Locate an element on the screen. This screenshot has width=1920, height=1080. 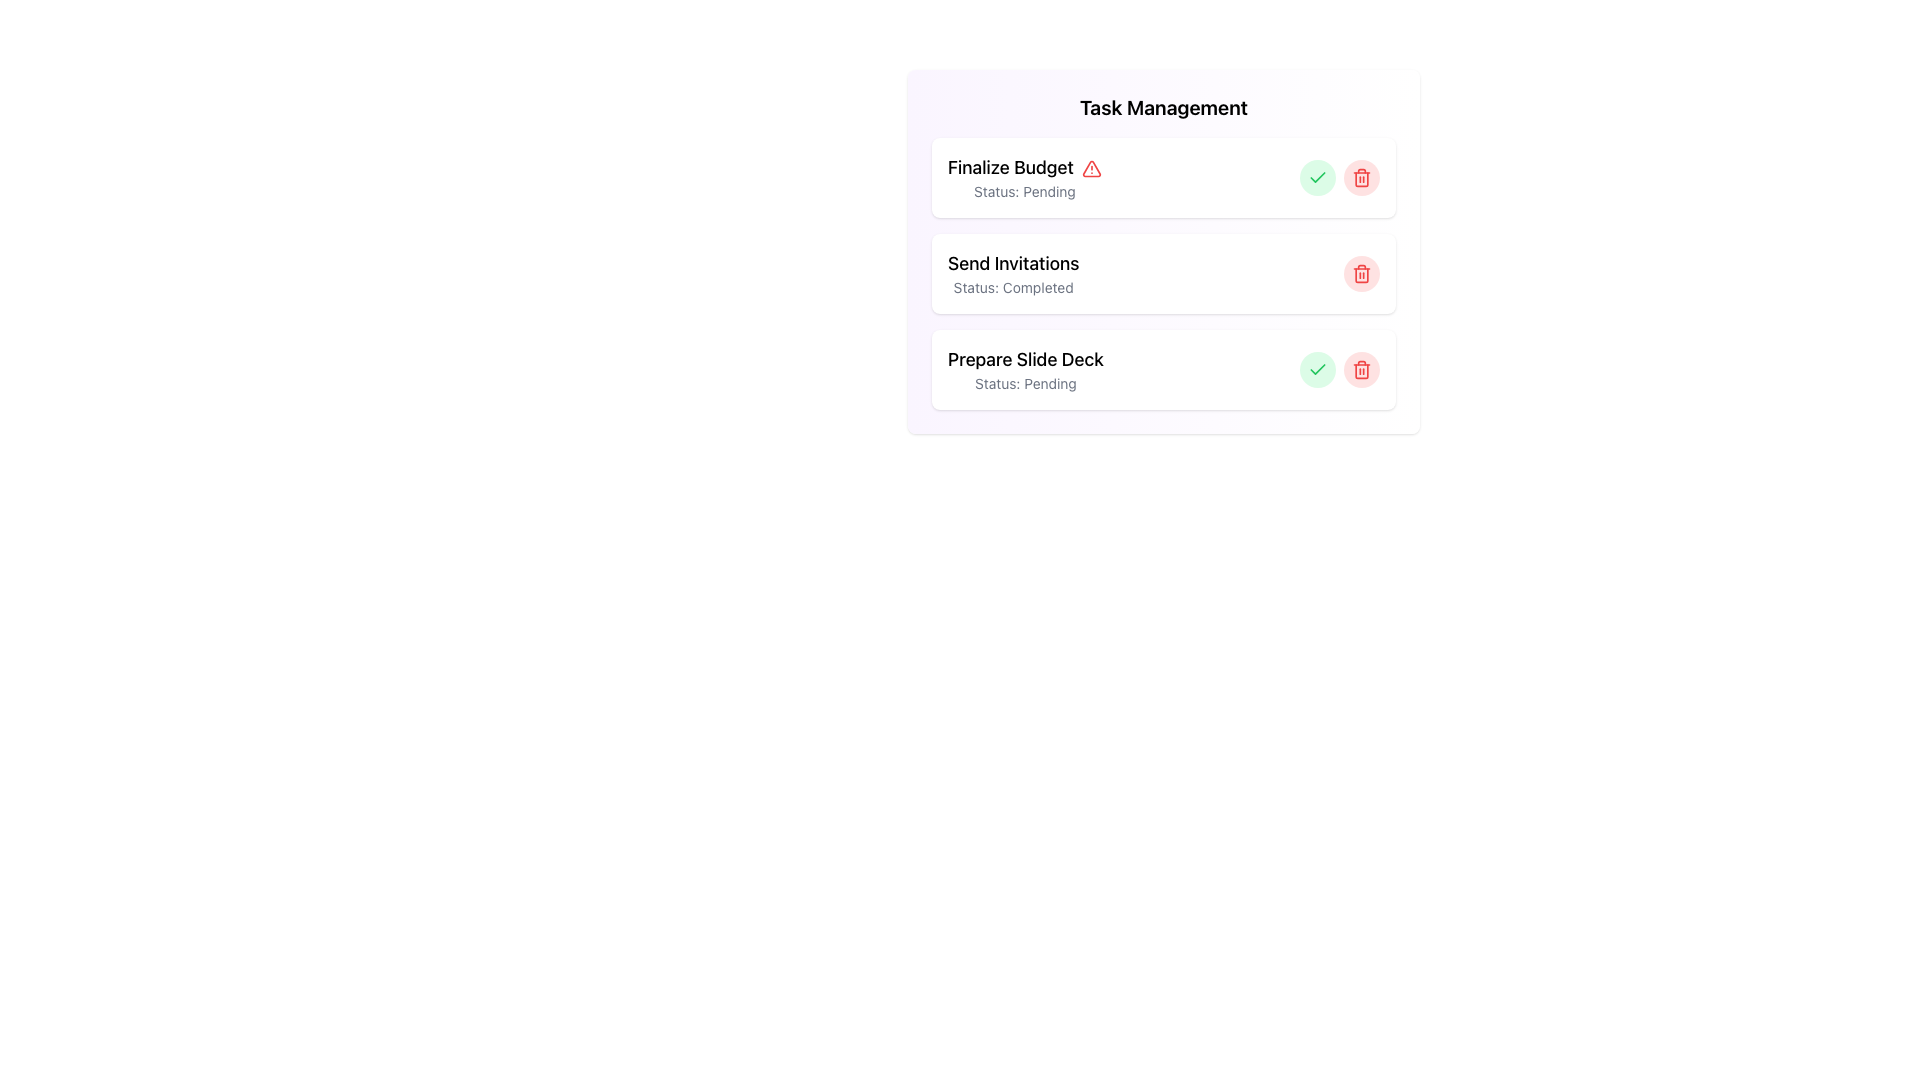
the bolded text label that reads 'Prepare Slide Deck' located at the top of the third task card in the task manager interface is located at coordinates (1025, 358).